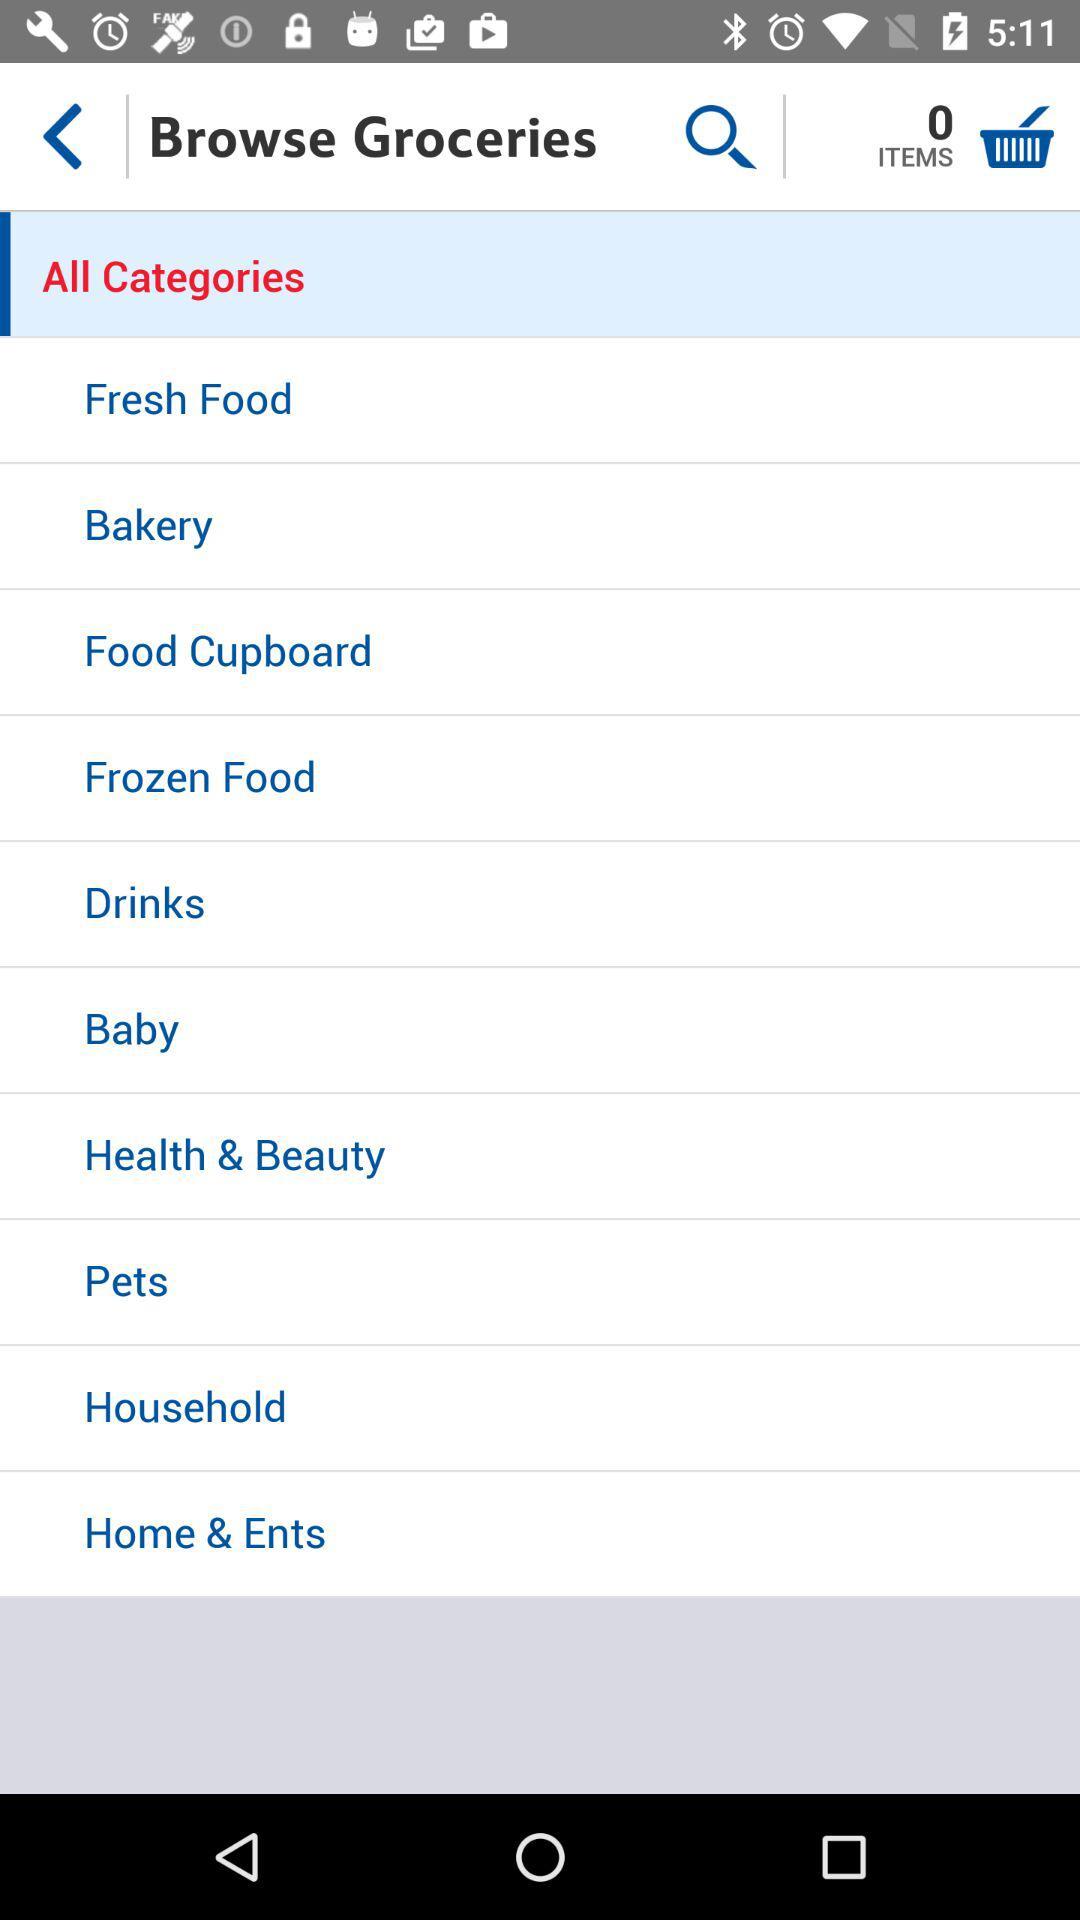 The height and width of the screenshot is (1920, 1080). I want to click on the icon below bakery, so click(540, 653).